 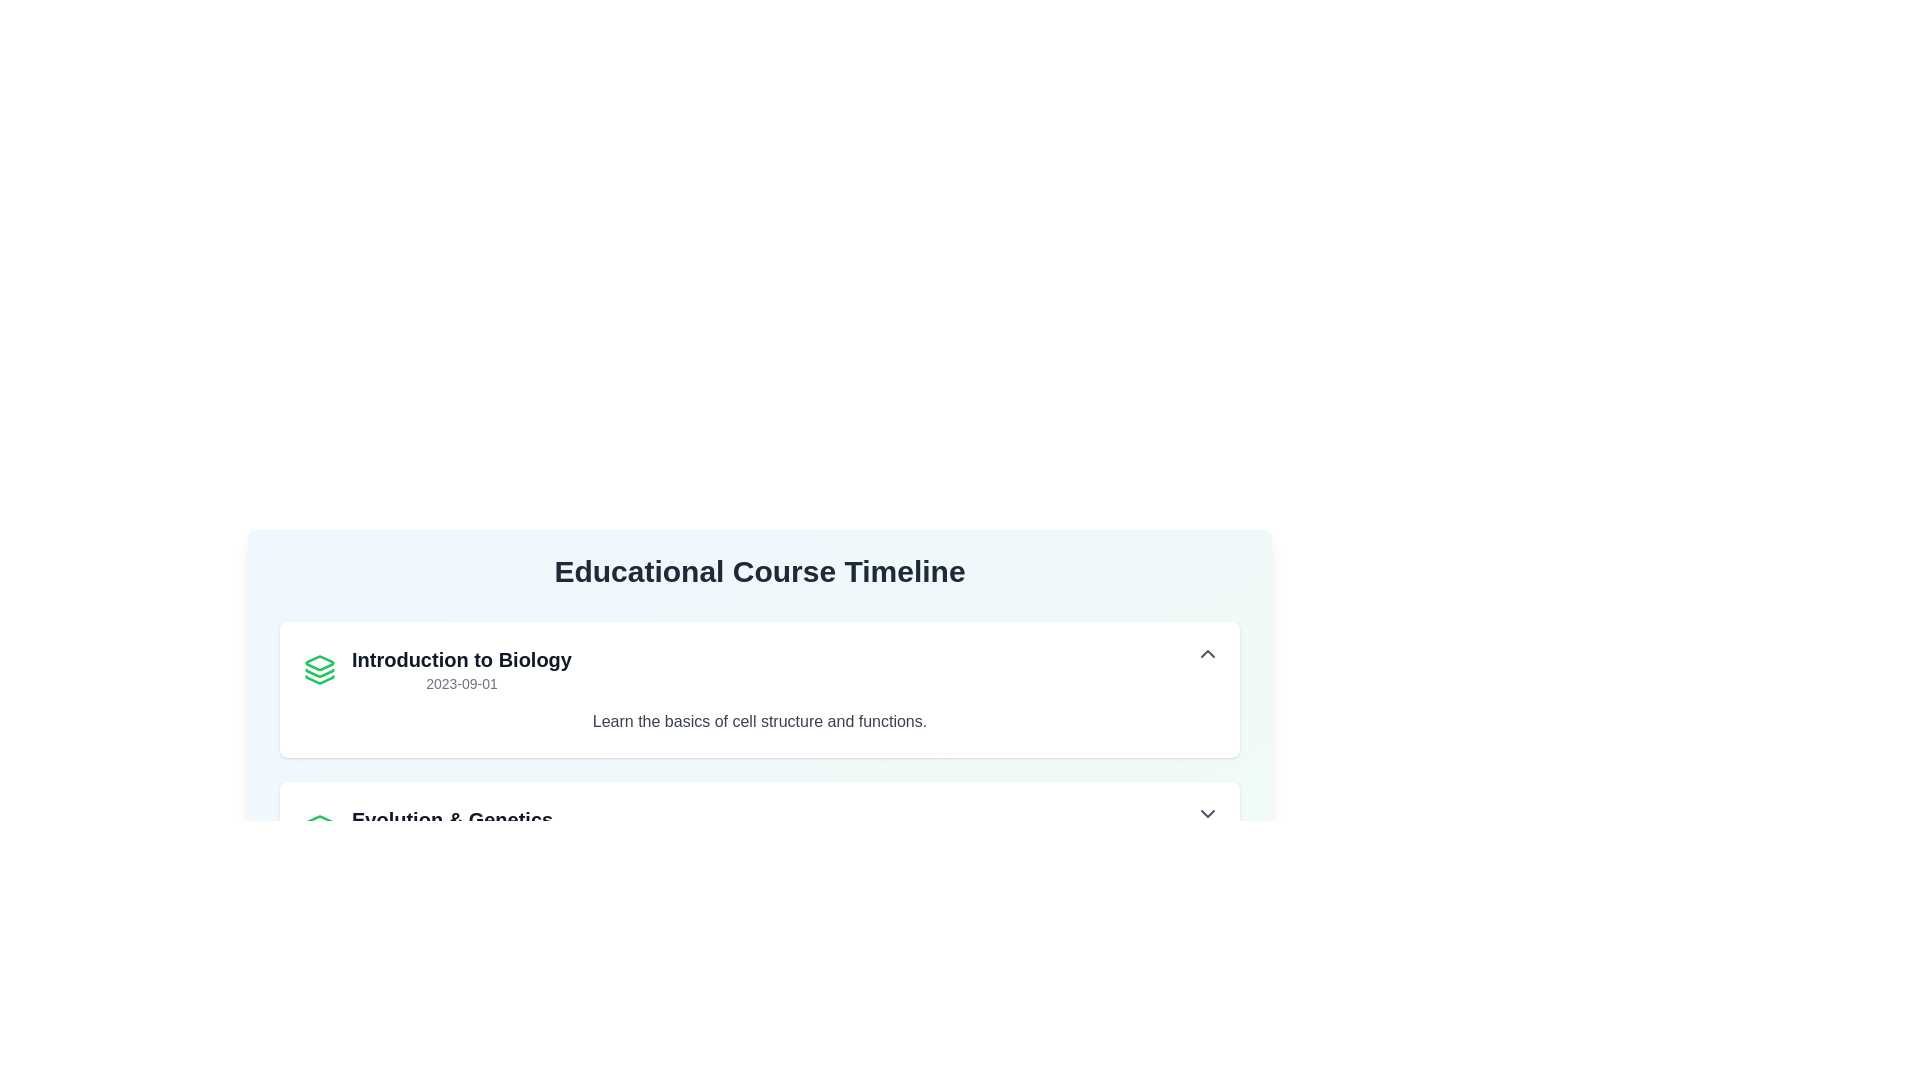 I want to click on the icon located to the left of the 'Evolution & Genetics 2023-10-01' section, which visually represents the theme of depth or complexity in genetics, so click(x=320, y=829).